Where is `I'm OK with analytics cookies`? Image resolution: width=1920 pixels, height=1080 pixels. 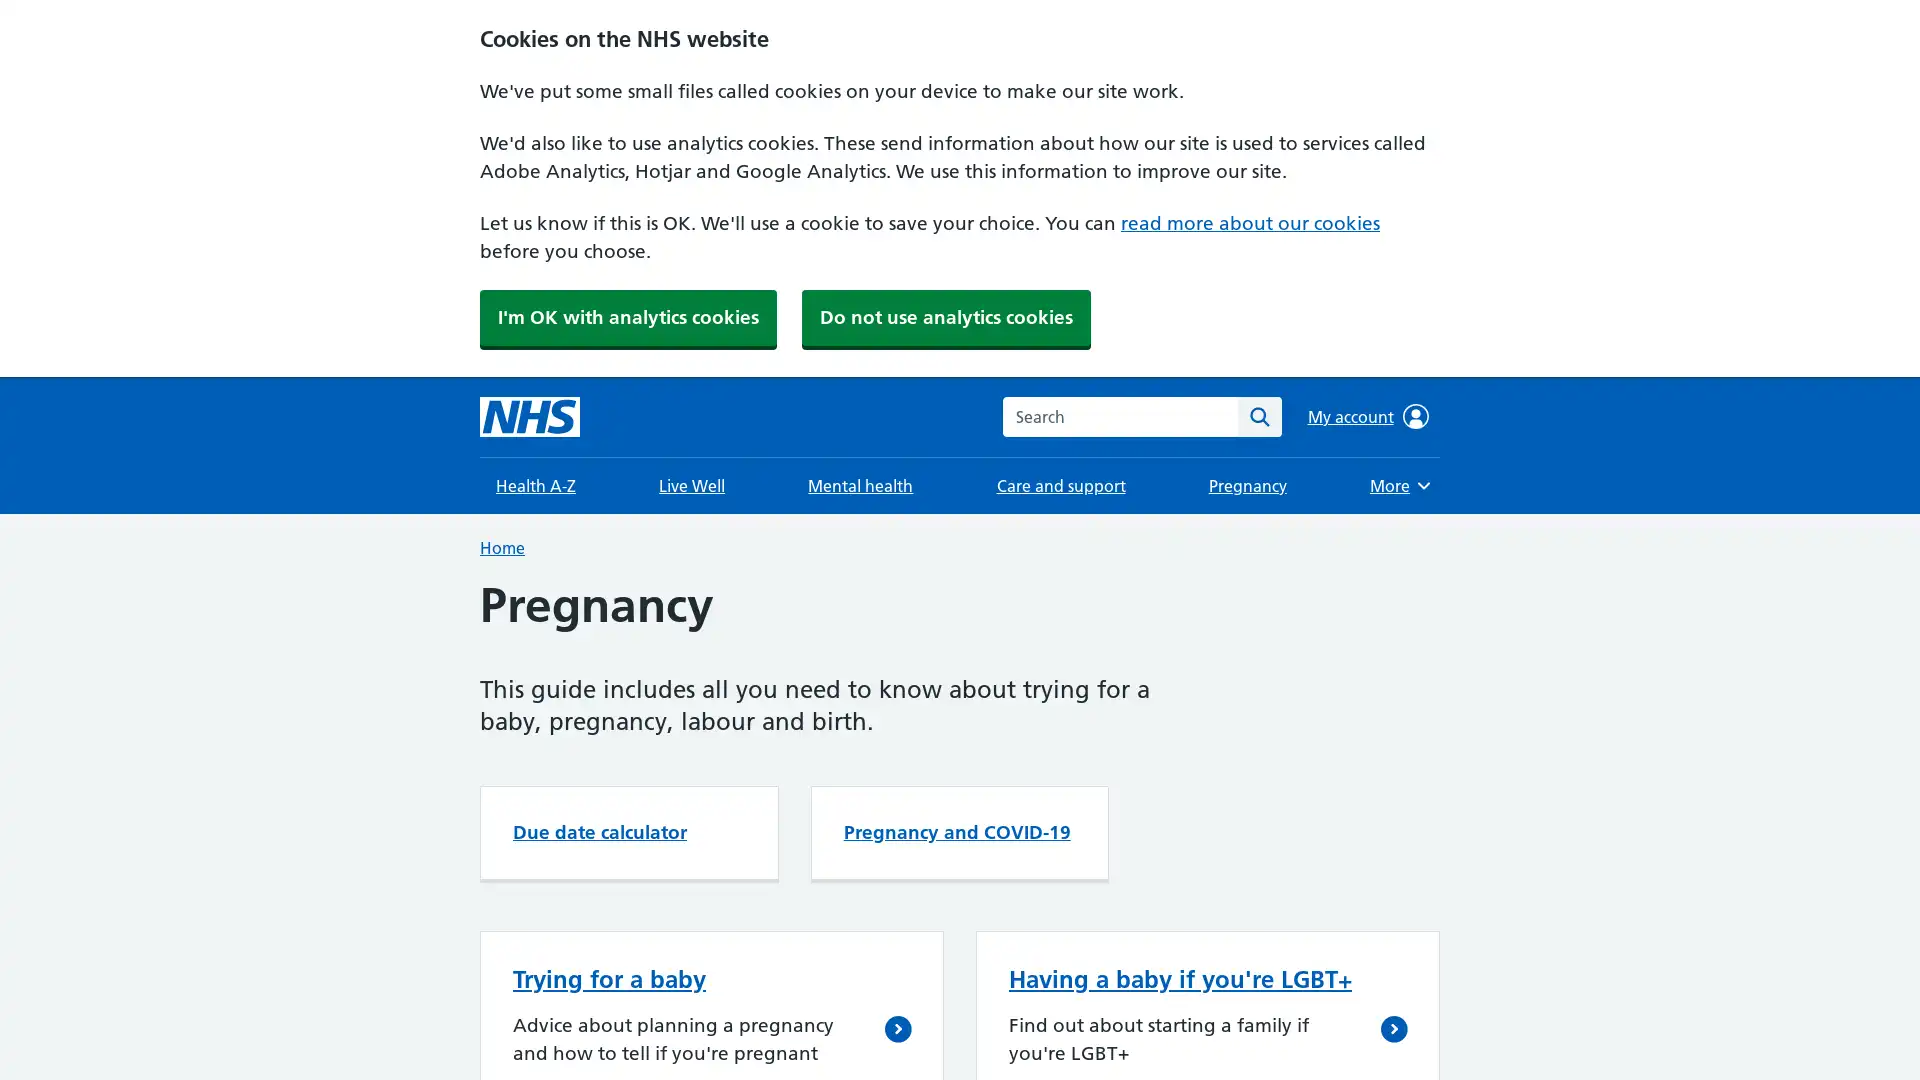 I'm OK with analytics cookies is located at coordinates (627, 316).